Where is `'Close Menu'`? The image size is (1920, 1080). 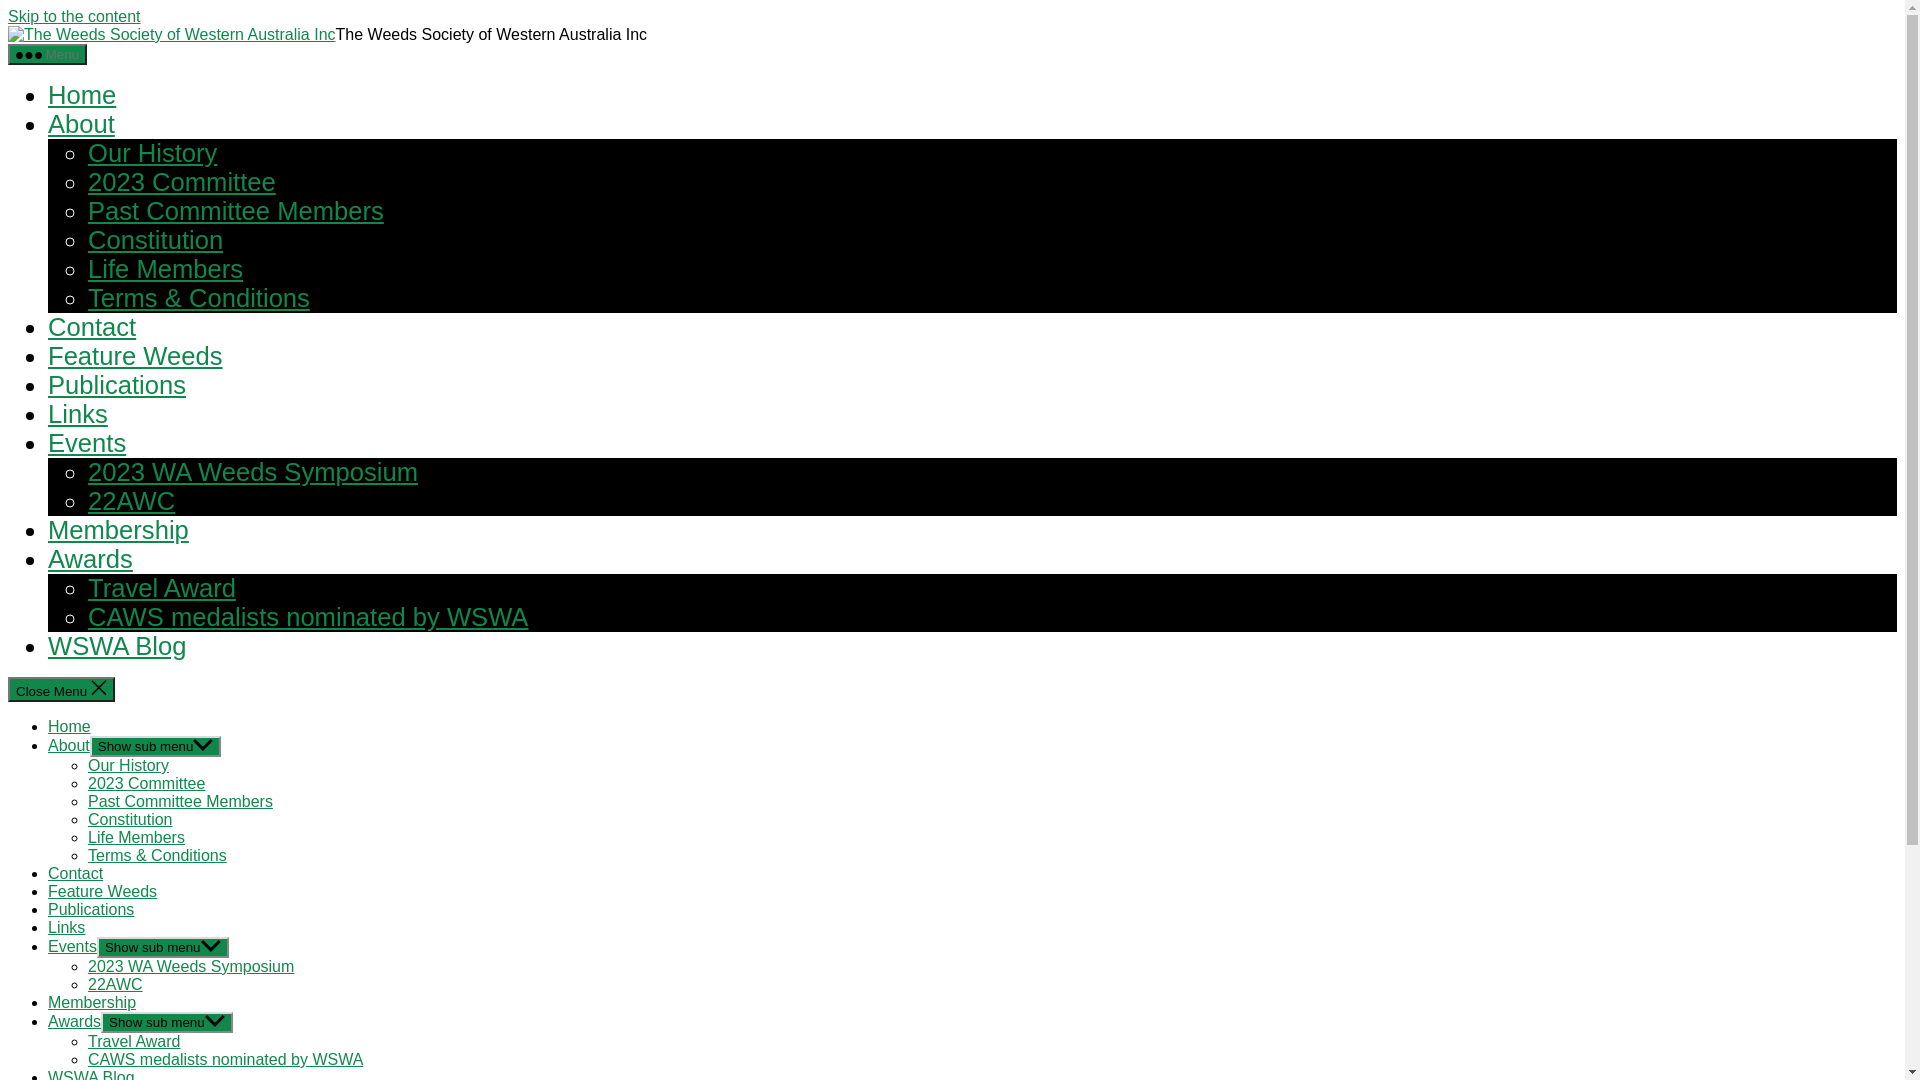
'Close Menu' is located at coordinates (61, 688).